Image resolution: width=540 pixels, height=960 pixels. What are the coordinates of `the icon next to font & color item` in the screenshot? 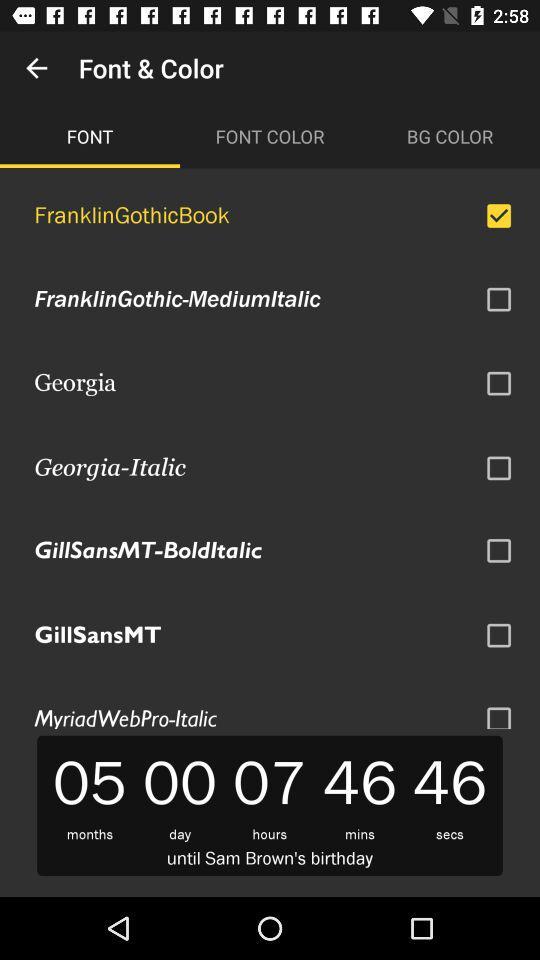 It's located at (36, 68).